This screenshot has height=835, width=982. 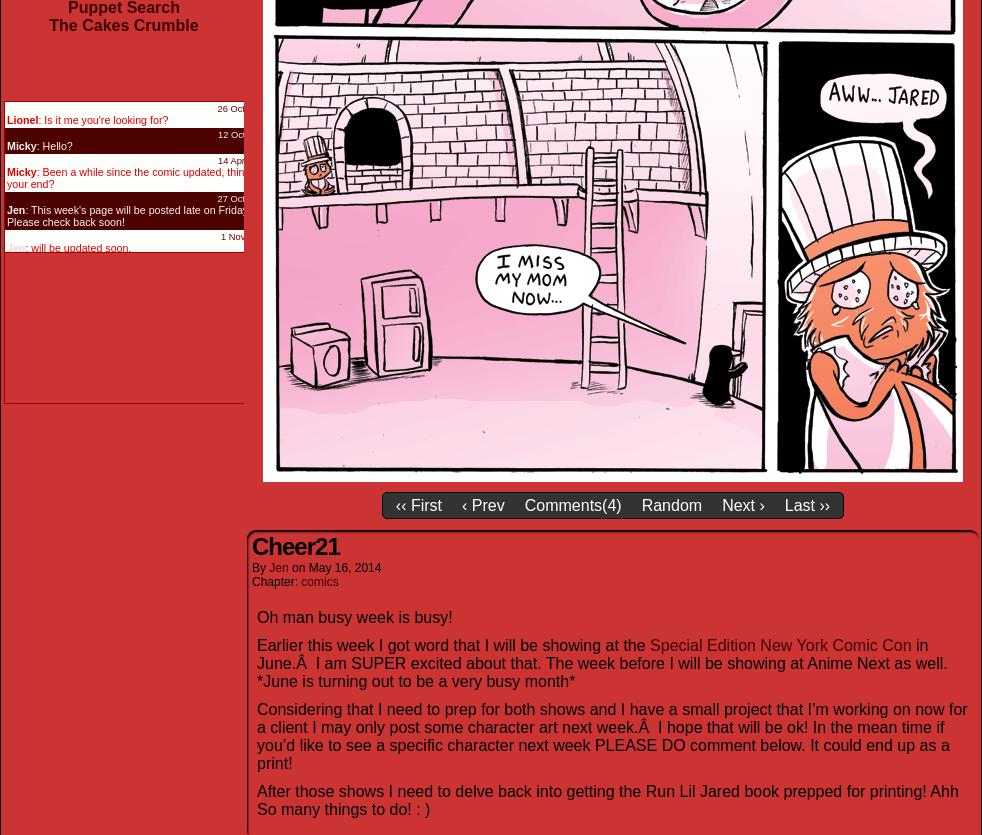 What do you see at coordinates (571, 504) in the screenshot?
I see `'Comments(4)'` at bounding box center [571, 504].